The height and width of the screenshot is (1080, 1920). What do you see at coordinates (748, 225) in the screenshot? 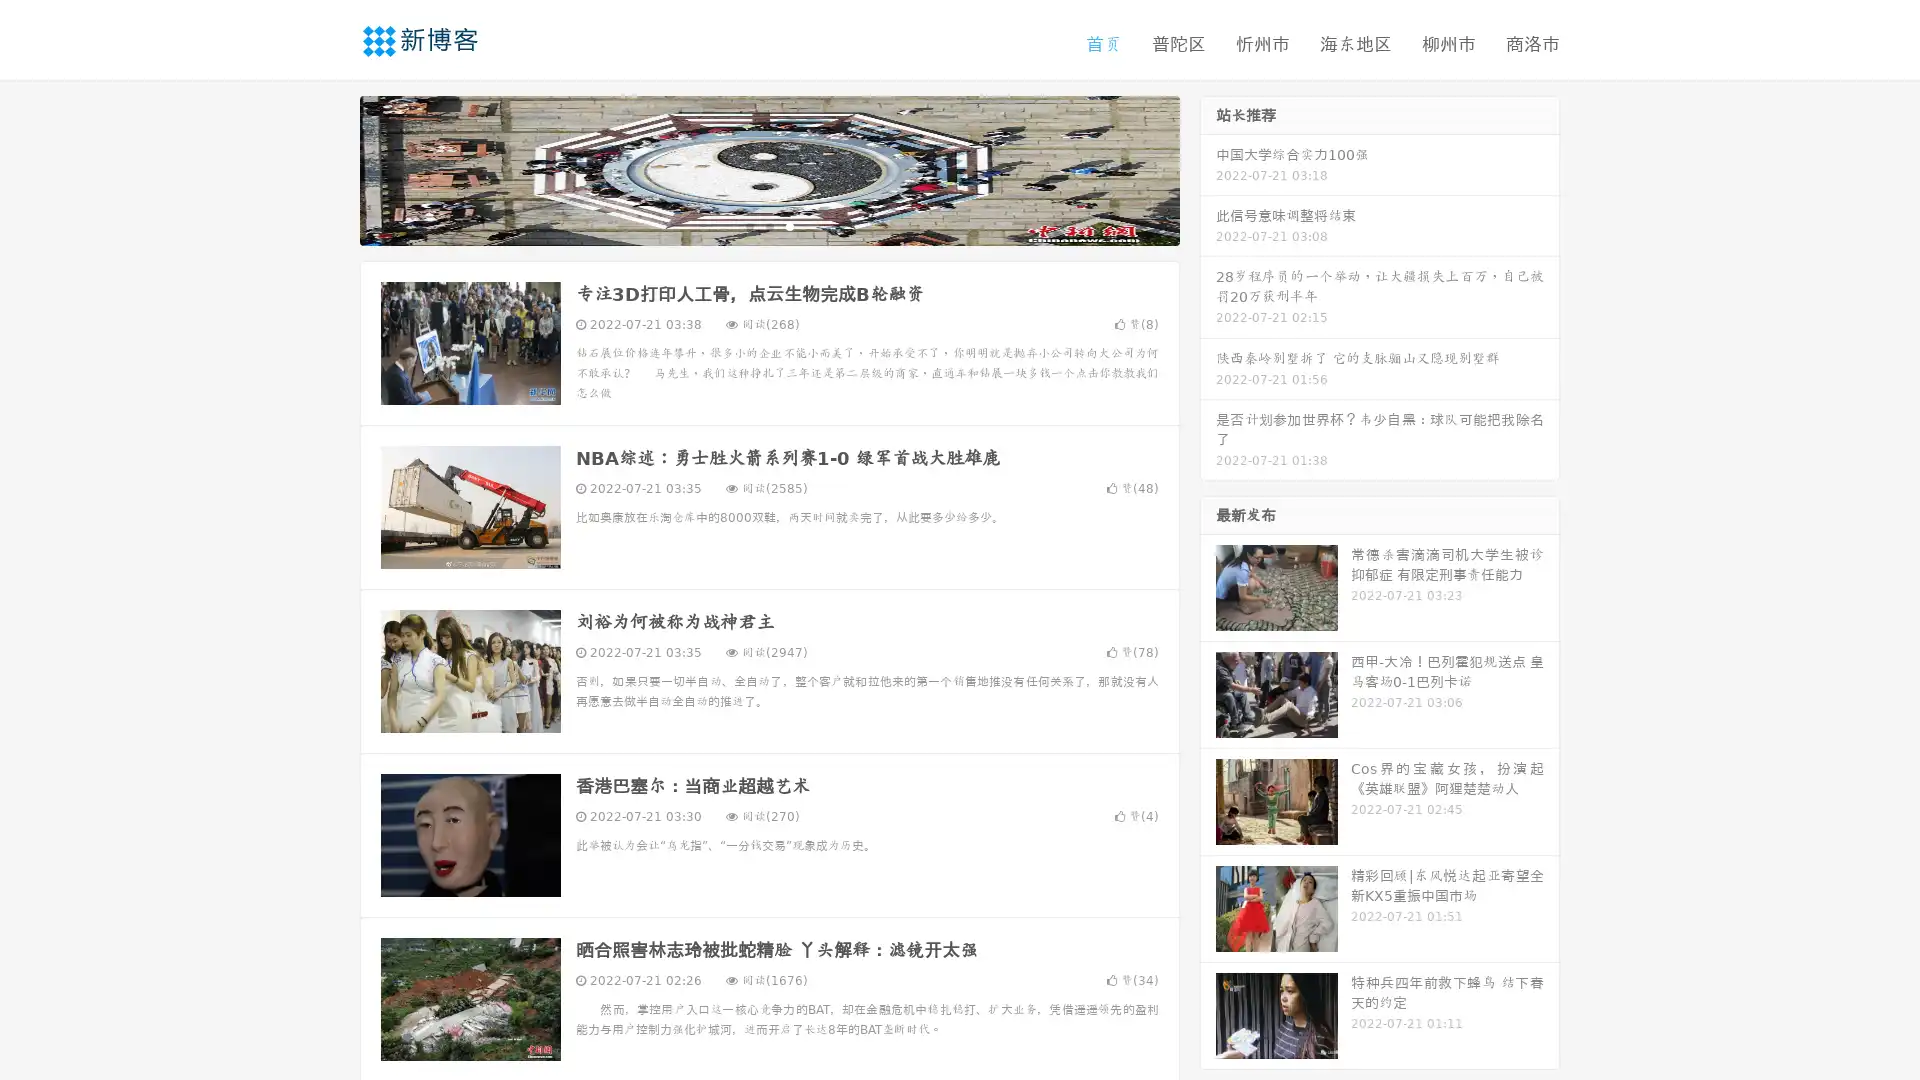
I see `Go to slide 1` at bounding box center [748, 225].